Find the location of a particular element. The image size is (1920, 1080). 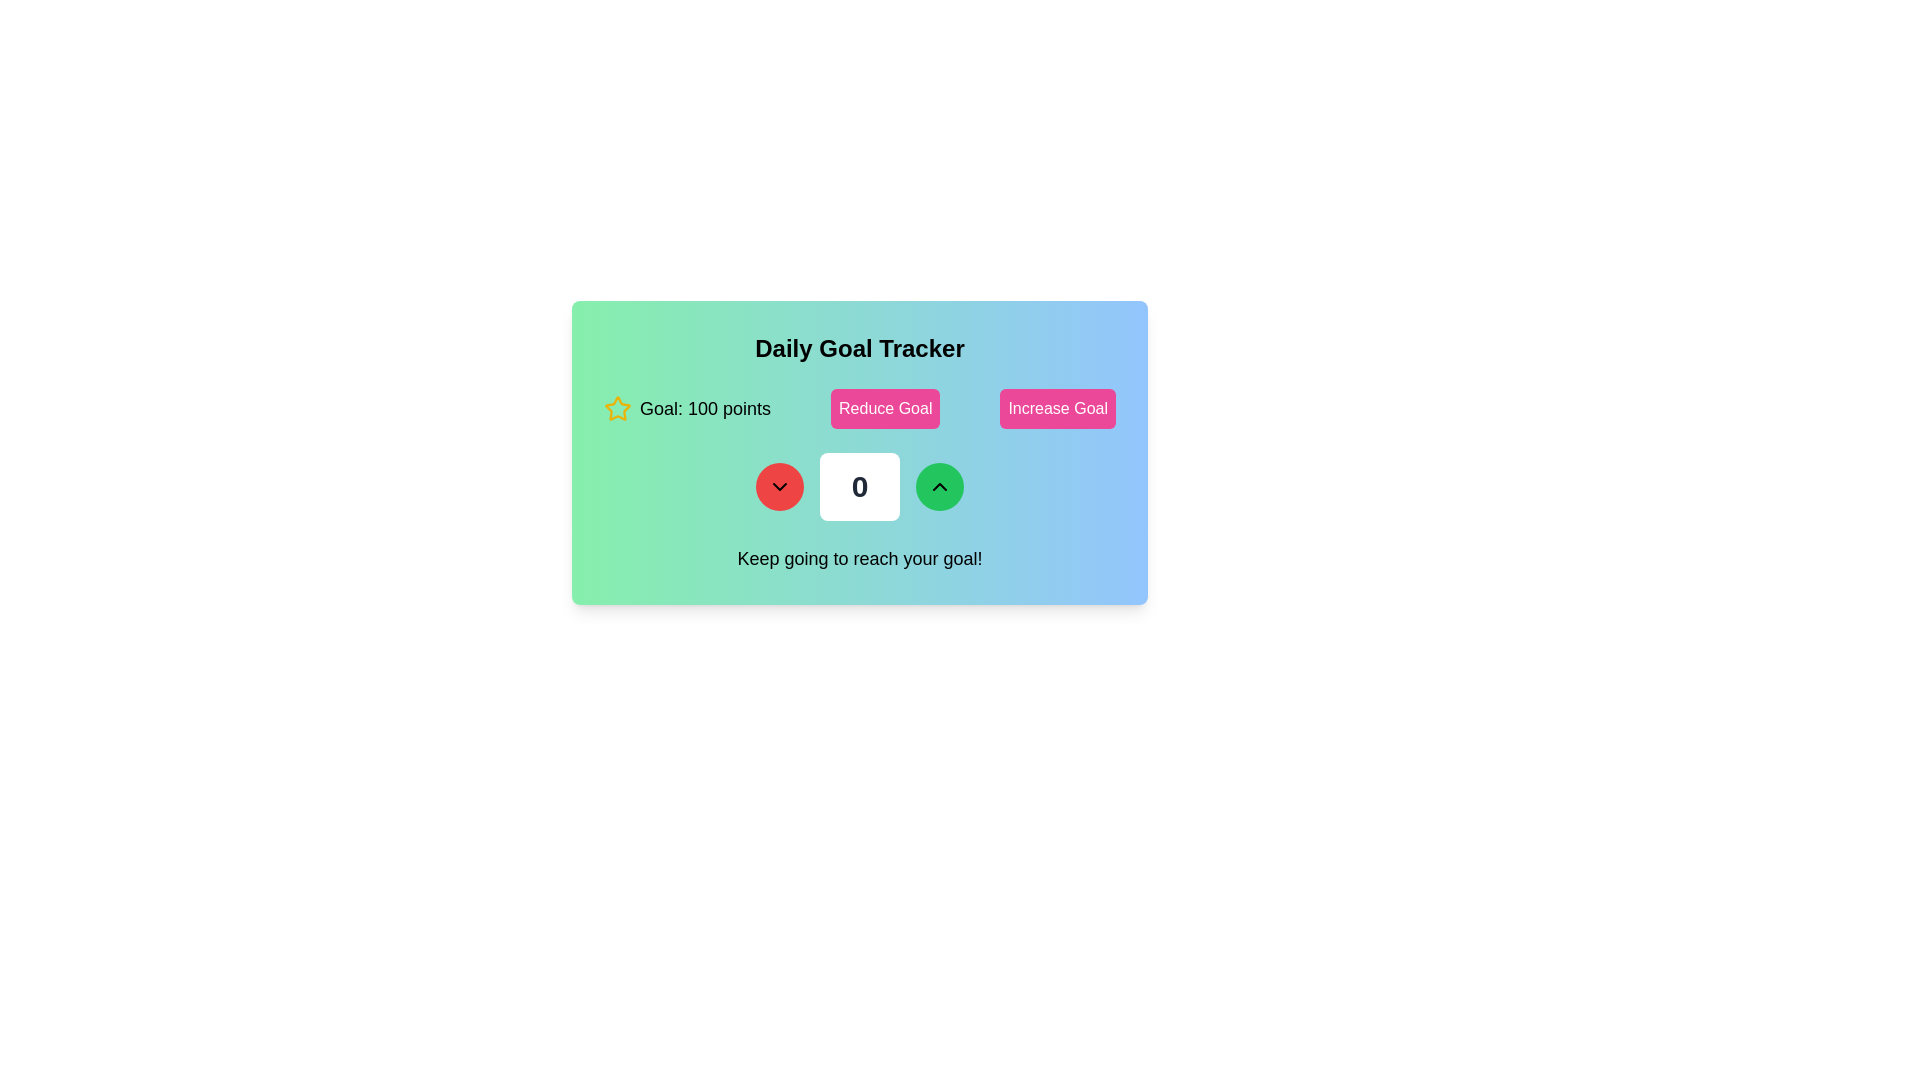

the rounded red A button with a downward-pointing arrow icon in the numeric adjustment interface of the Daily Goal Tracker card to trigger hover effects is located at coordinates (778, 486).